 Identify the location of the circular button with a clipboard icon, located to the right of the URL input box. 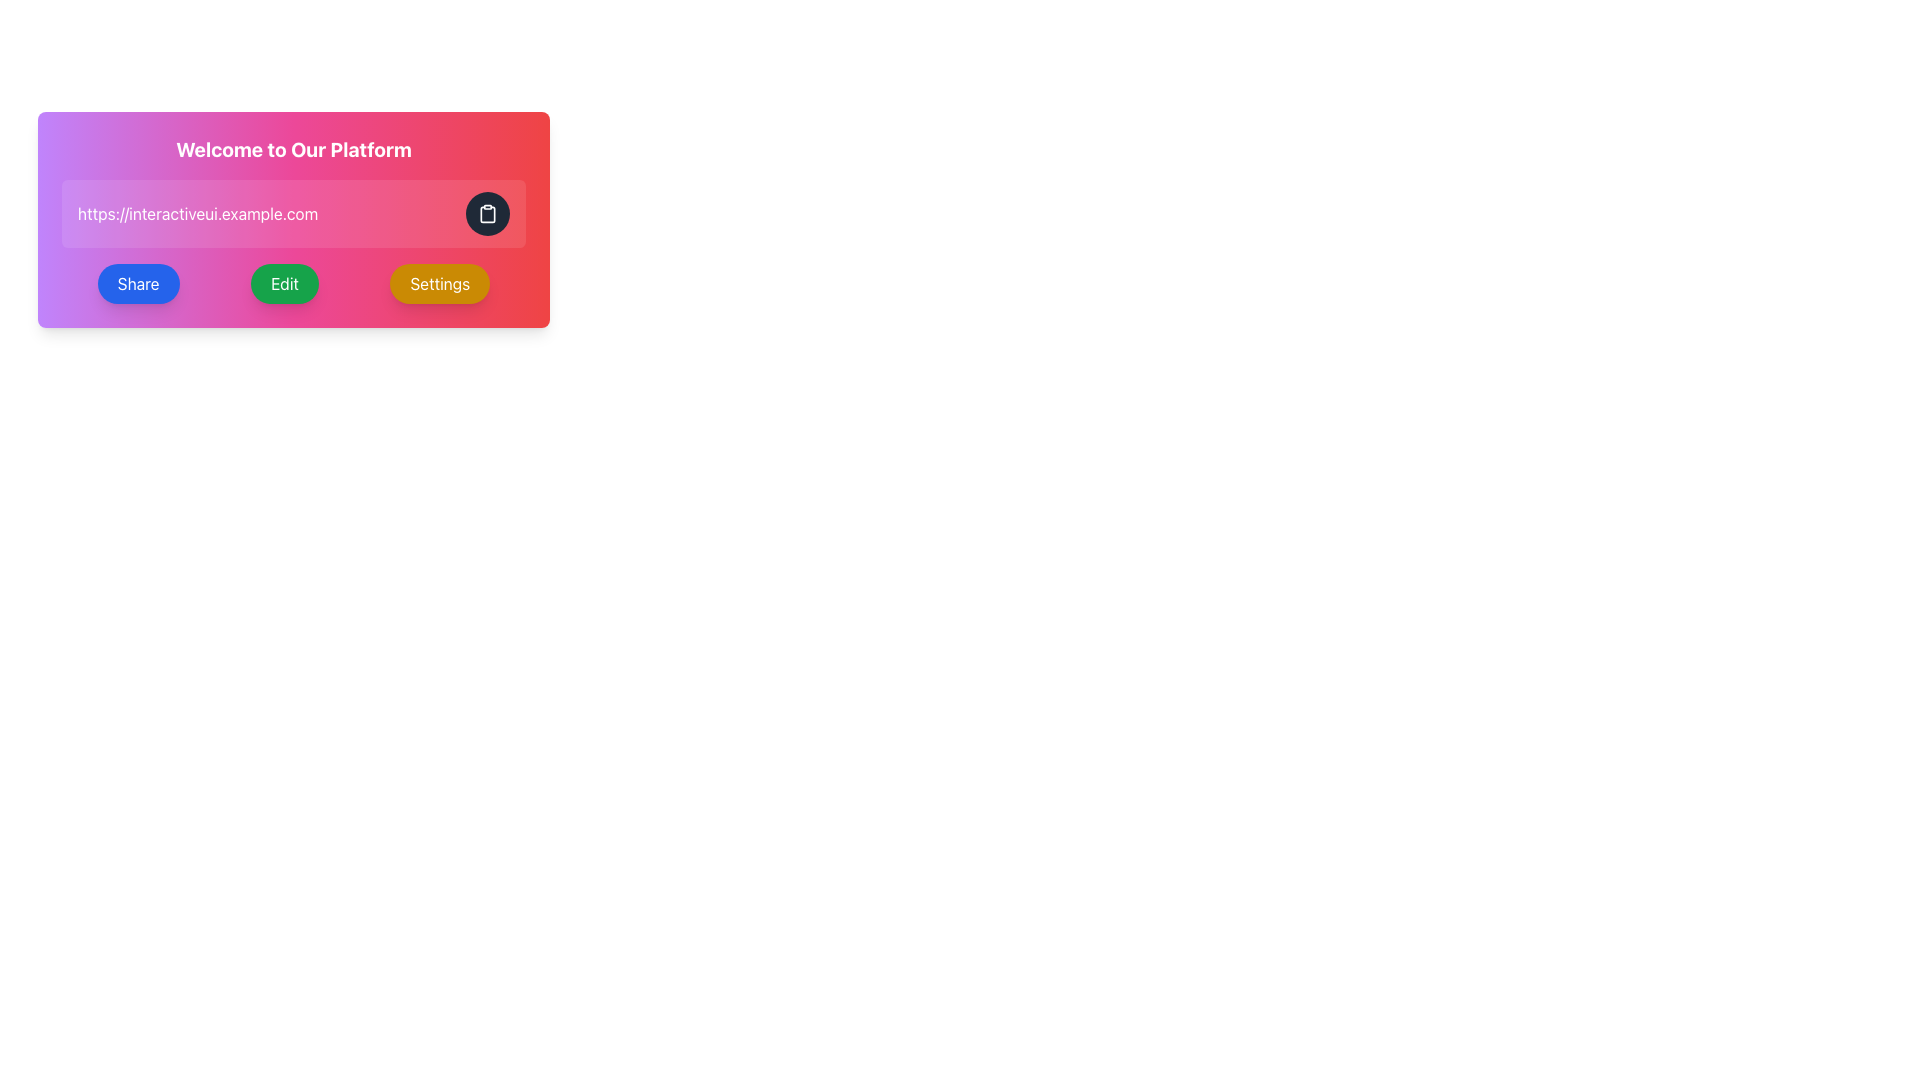
(488, 213).